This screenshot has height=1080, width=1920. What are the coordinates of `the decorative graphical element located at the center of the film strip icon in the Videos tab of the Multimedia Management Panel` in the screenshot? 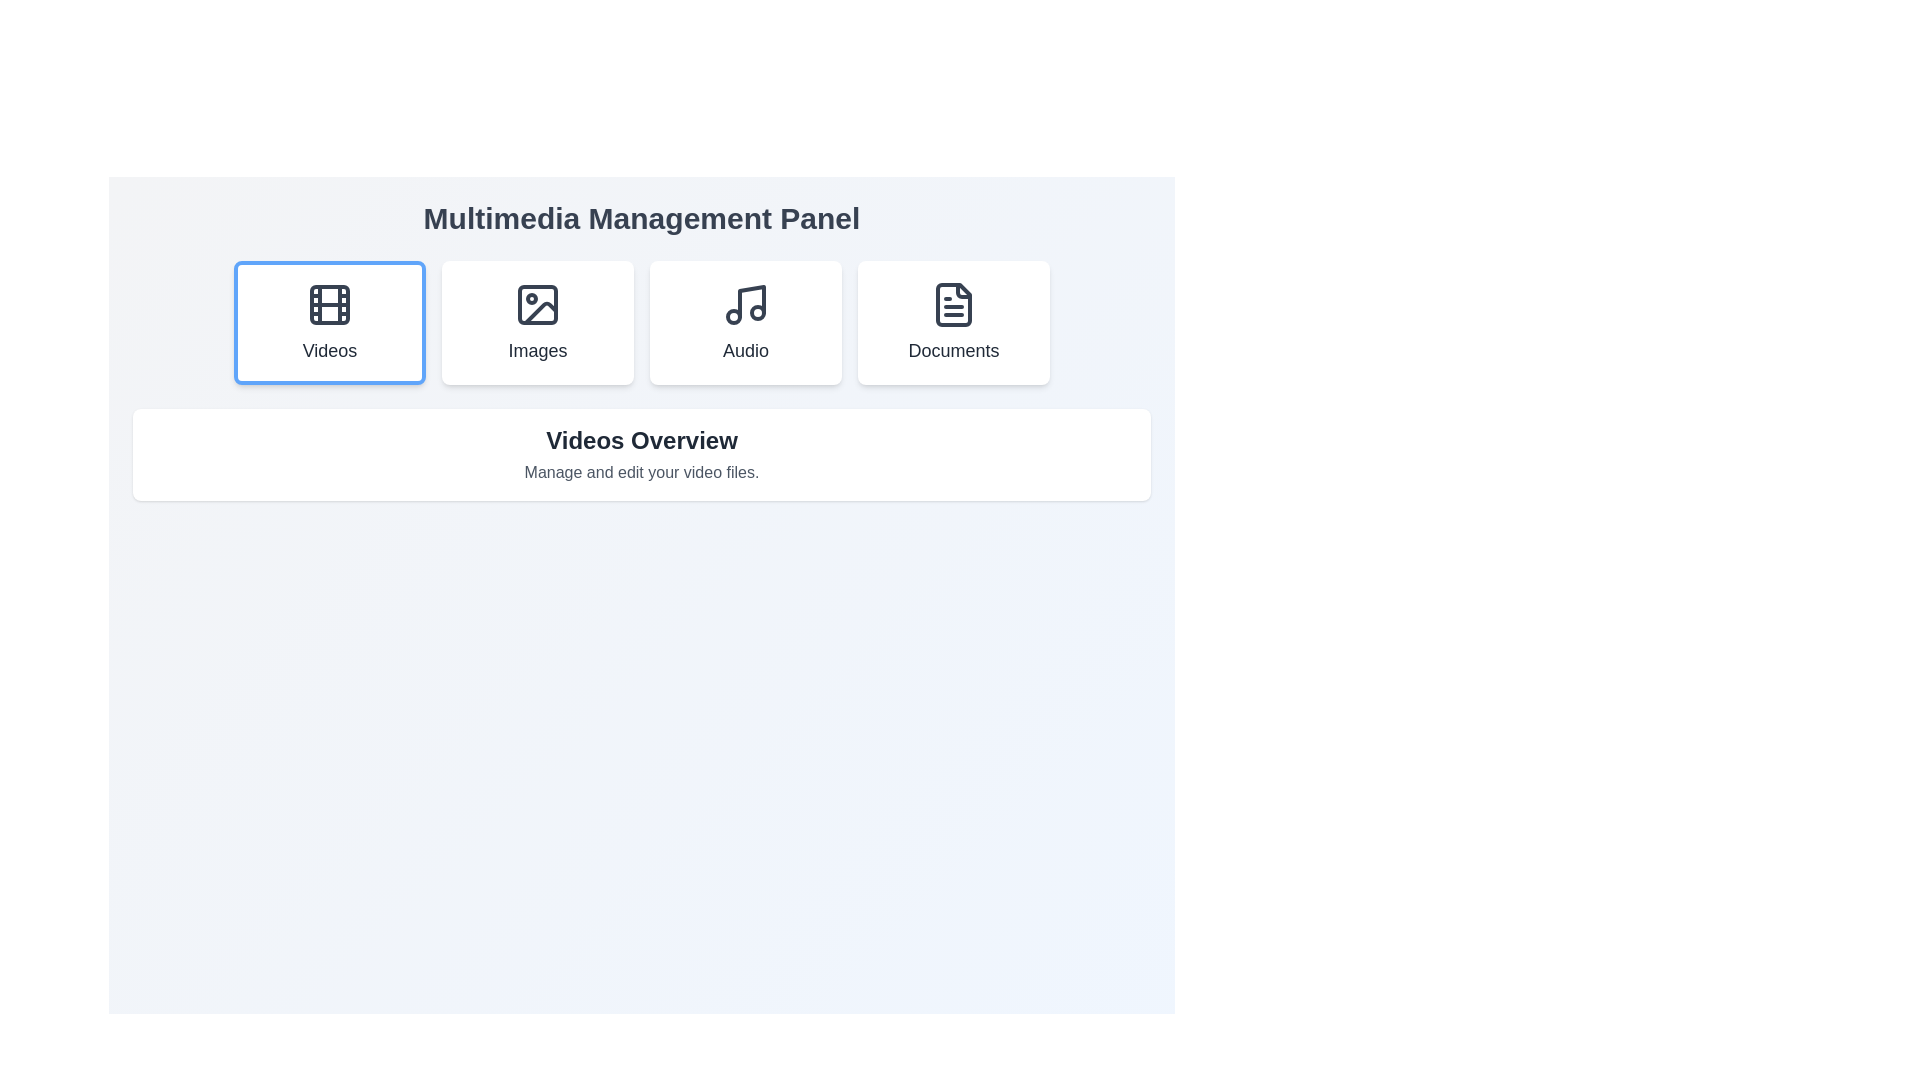 It's located at (330, 304).